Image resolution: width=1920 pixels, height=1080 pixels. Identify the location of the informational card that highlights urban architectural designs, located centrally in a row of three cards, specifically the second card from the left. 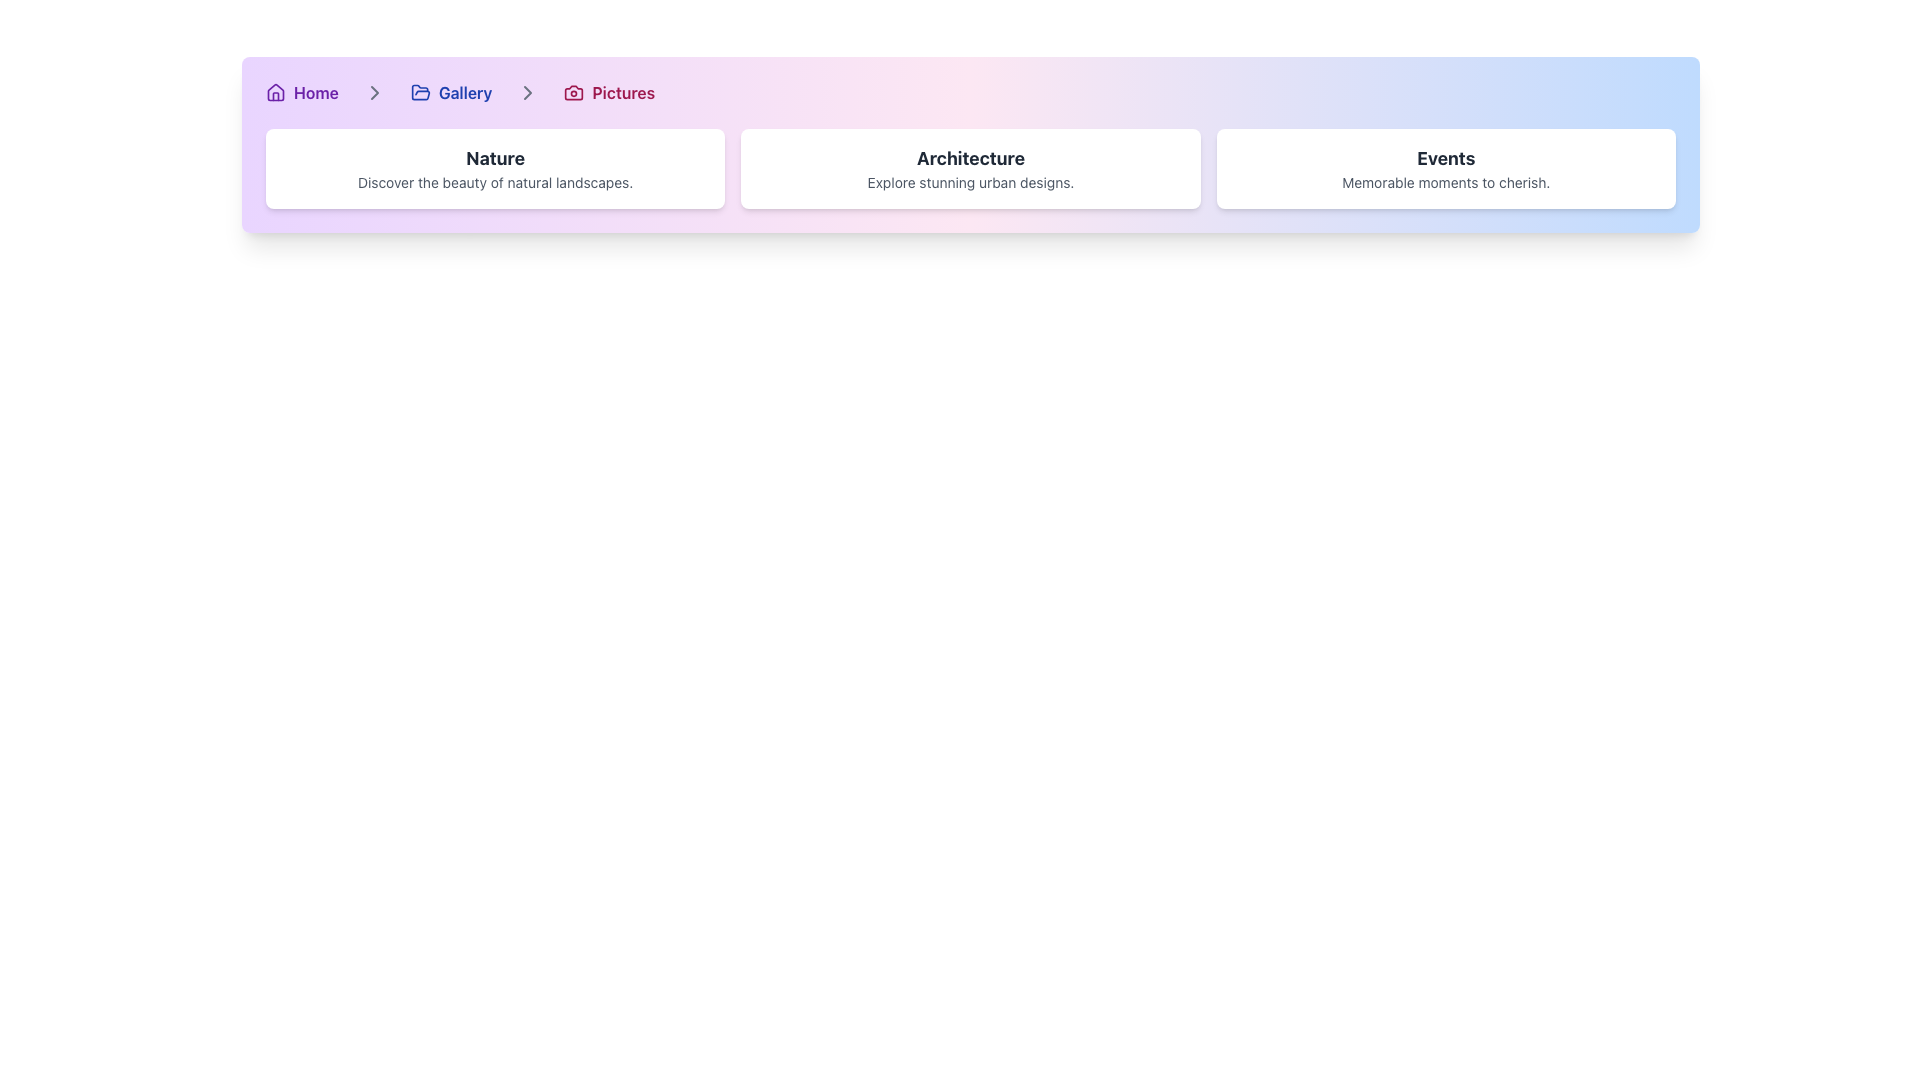
(970, 168).